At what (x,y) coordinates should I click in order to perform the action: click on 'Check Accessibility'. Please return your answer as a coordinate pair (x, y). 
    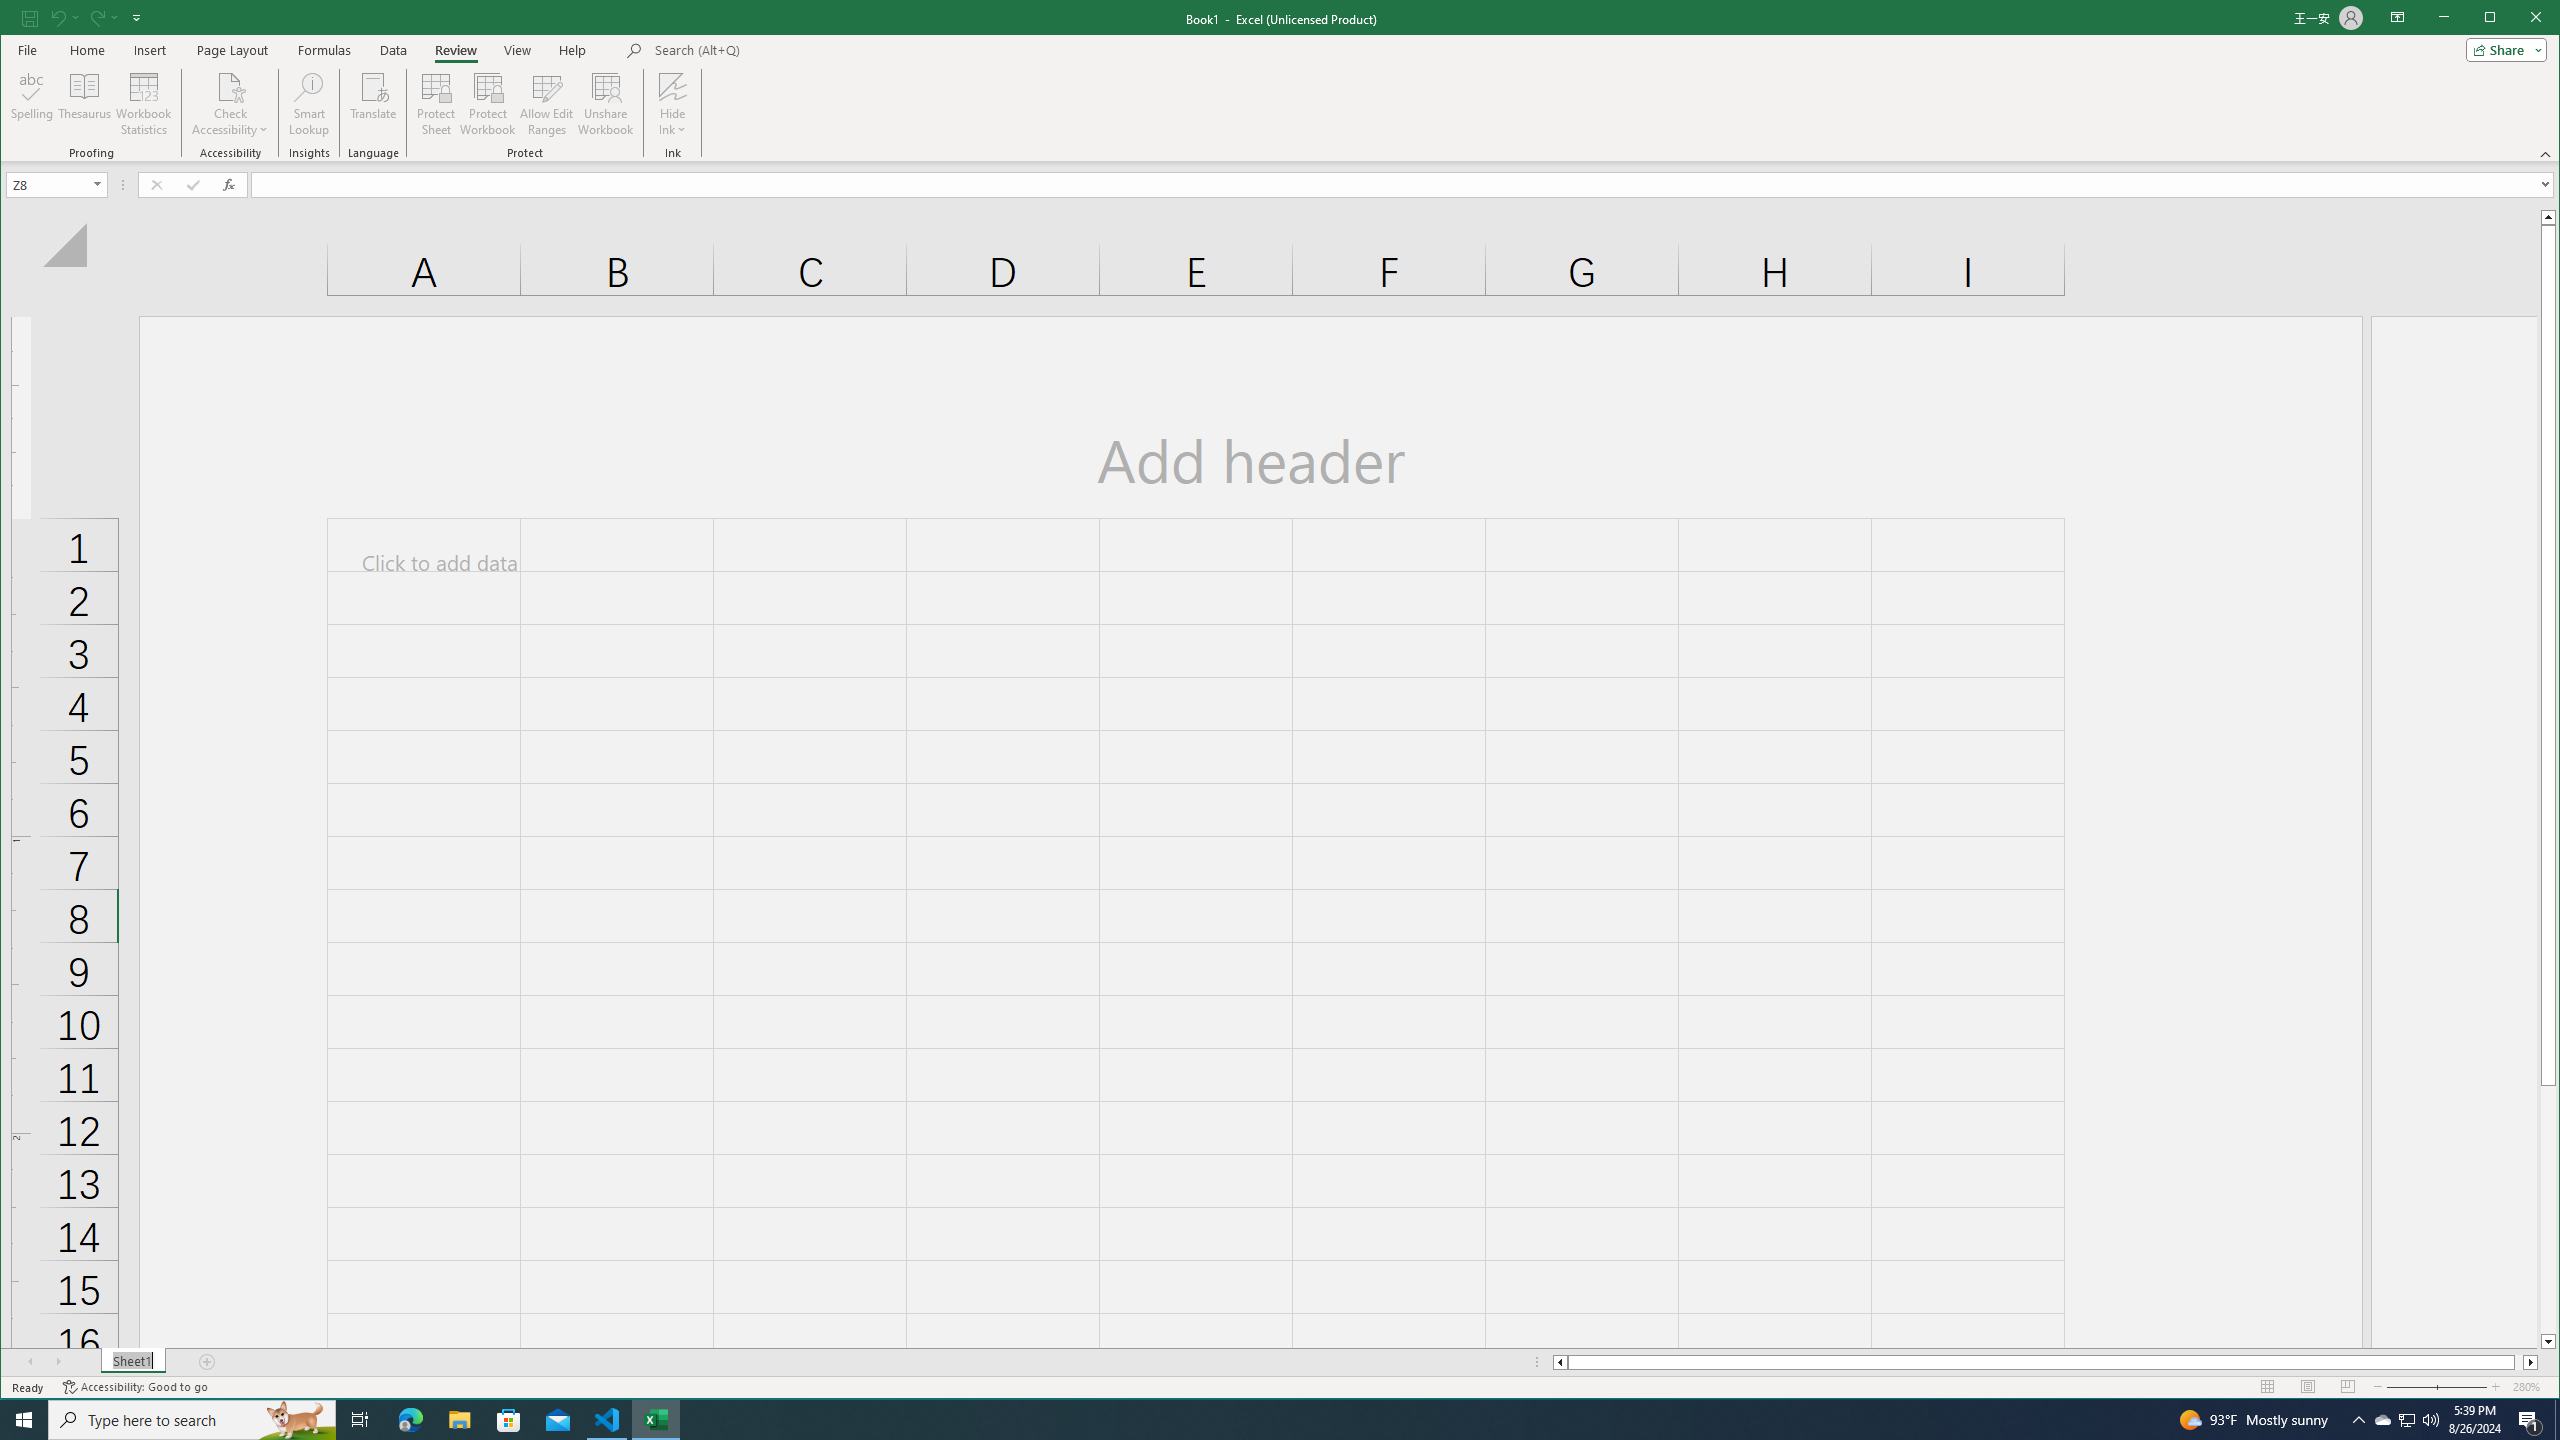
    Looking at the image, I should click on (229, 85).